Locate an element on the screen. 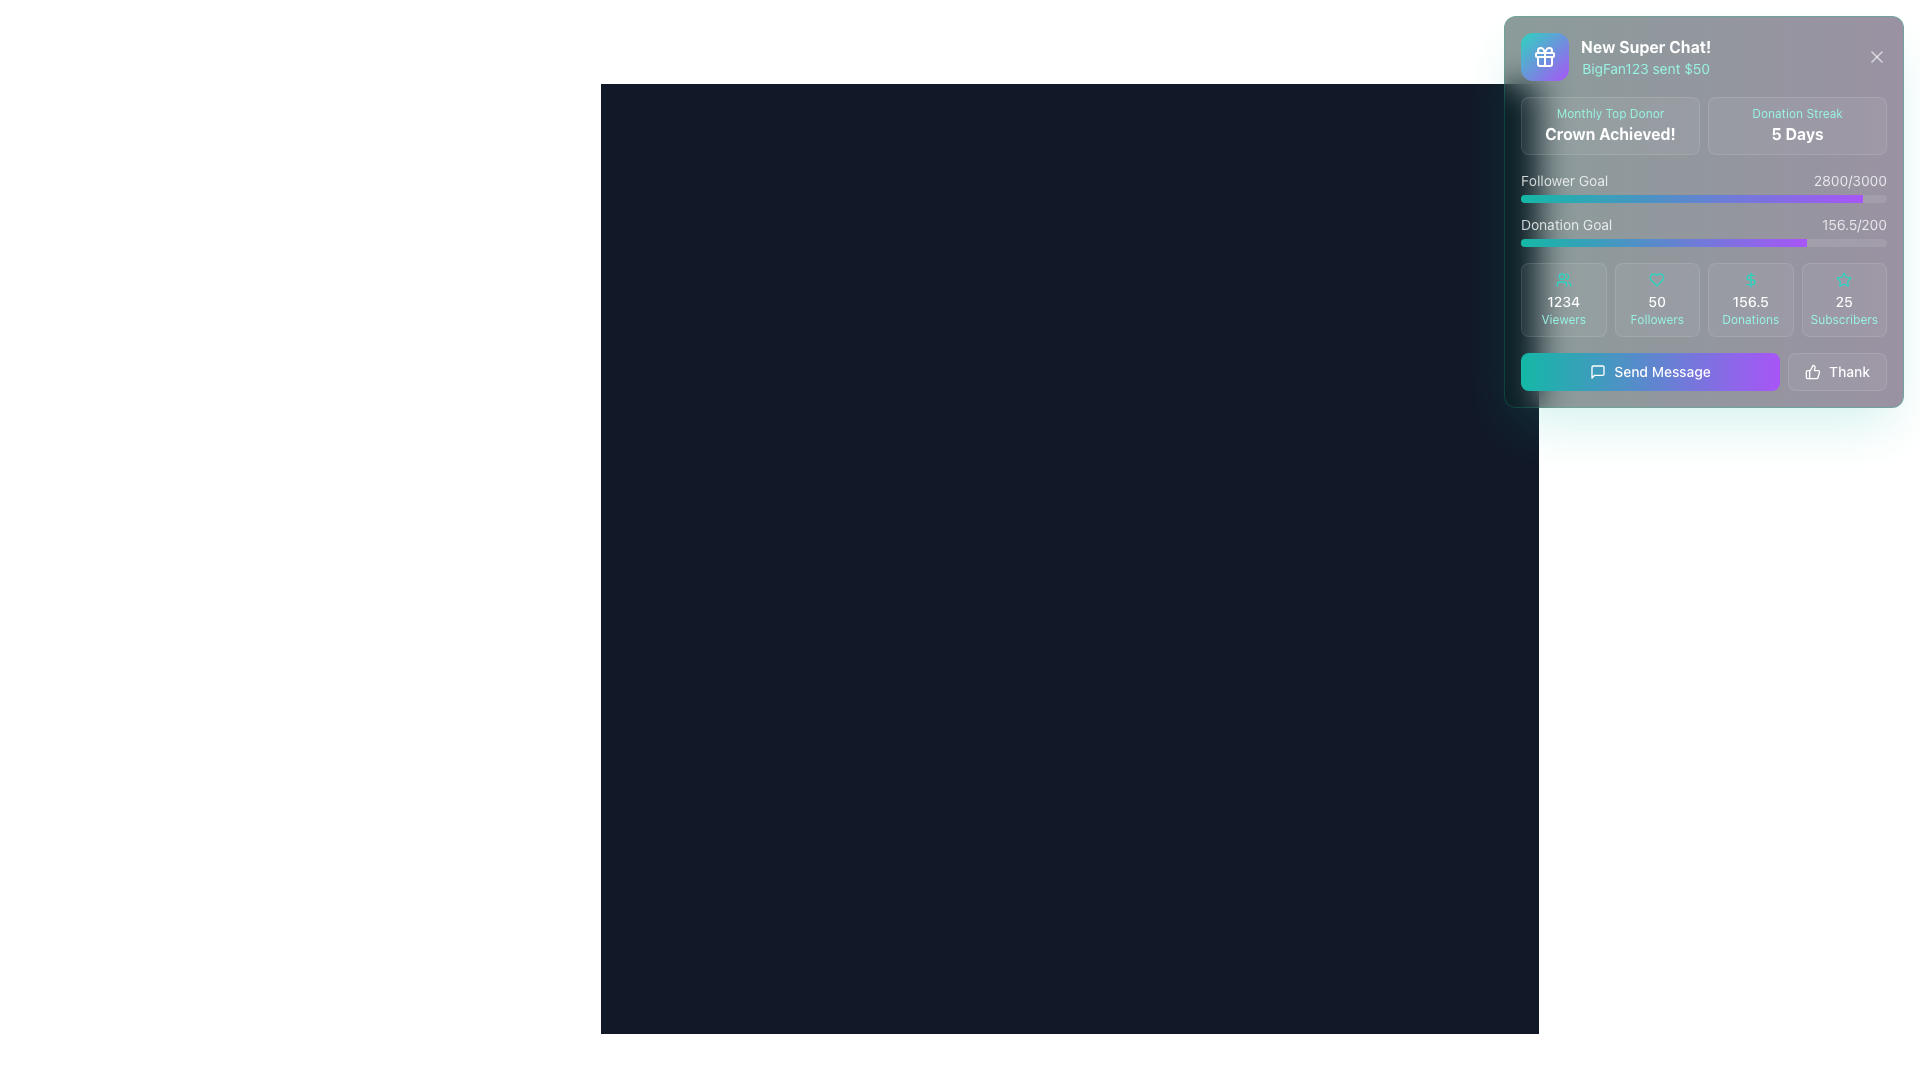 Image resolution: width=1920 pixels, height=1080 pixels. the close button in the top-right corner of the notification card is located at coordinates (1875, 56).